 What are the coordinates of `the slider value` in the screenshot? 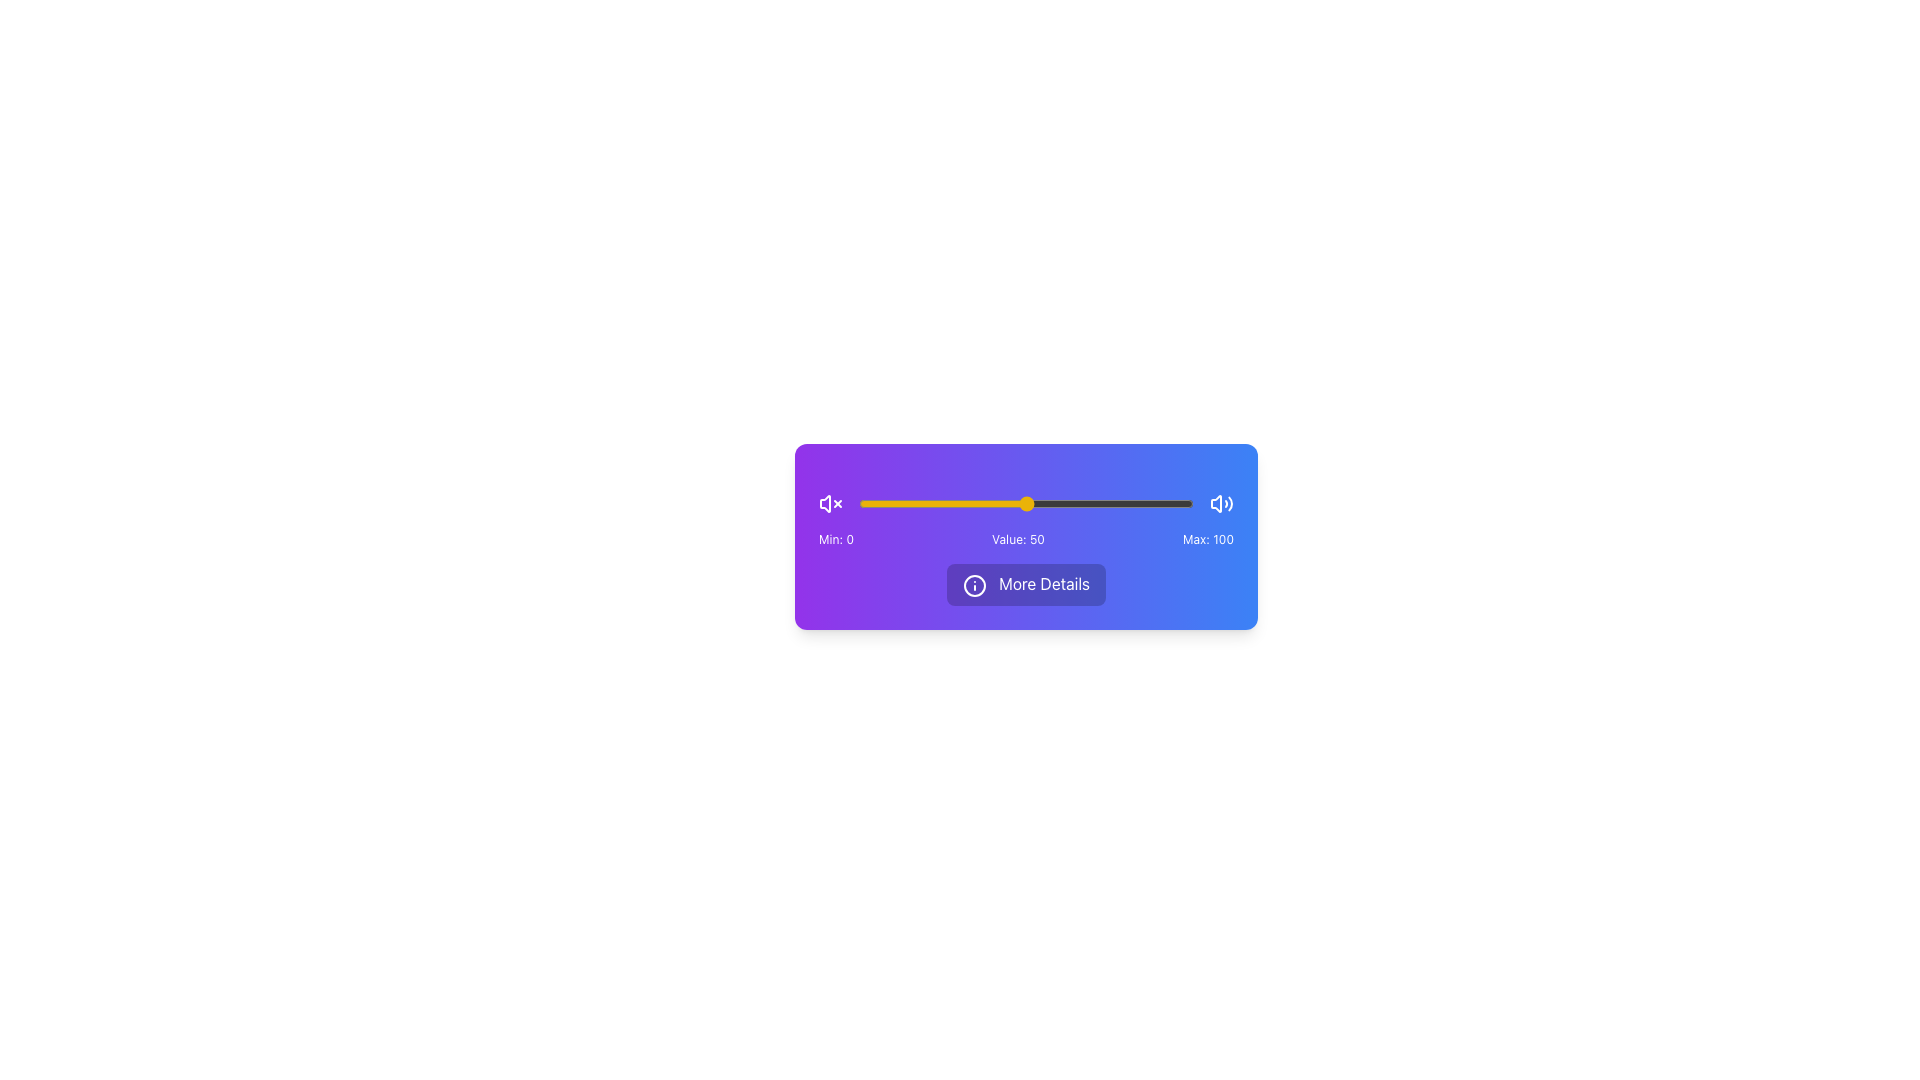 It's located at (935, 503).